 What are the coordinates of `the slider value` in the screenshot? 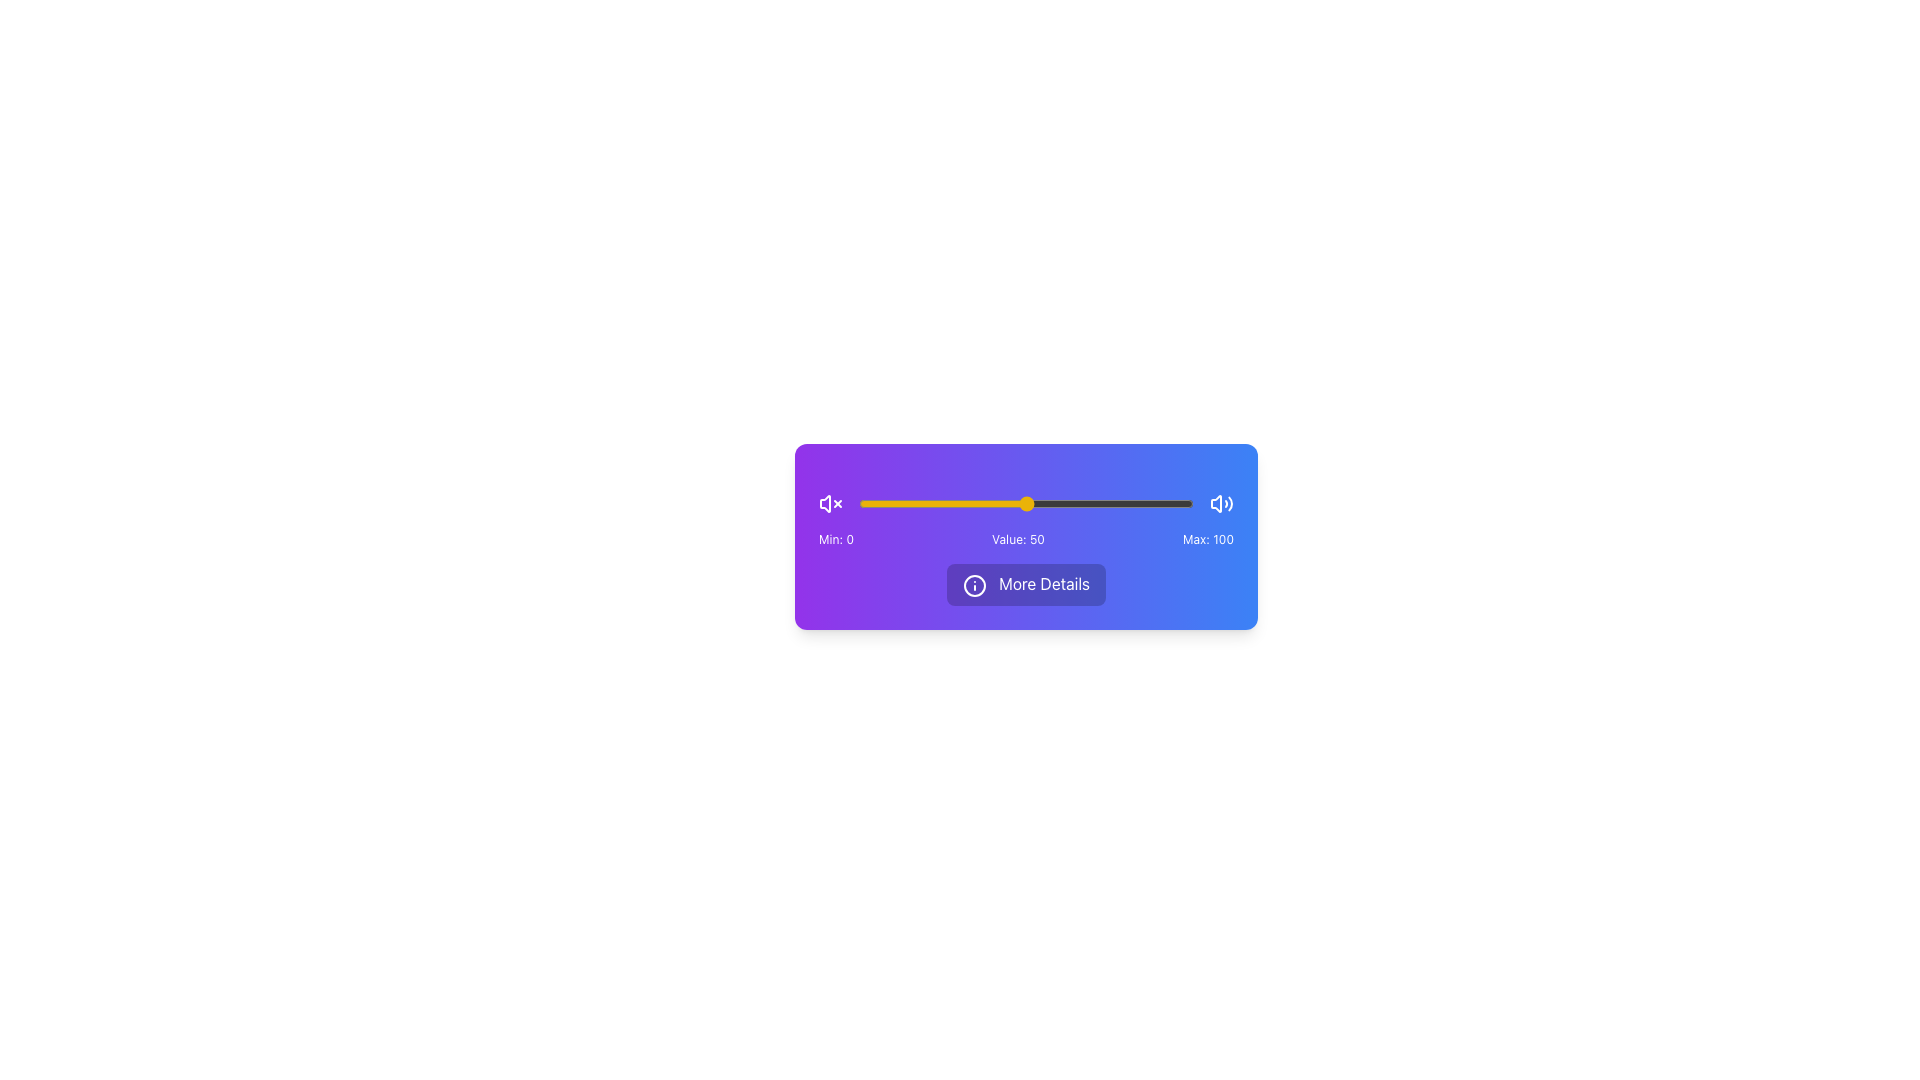 It's located at (935, 503).